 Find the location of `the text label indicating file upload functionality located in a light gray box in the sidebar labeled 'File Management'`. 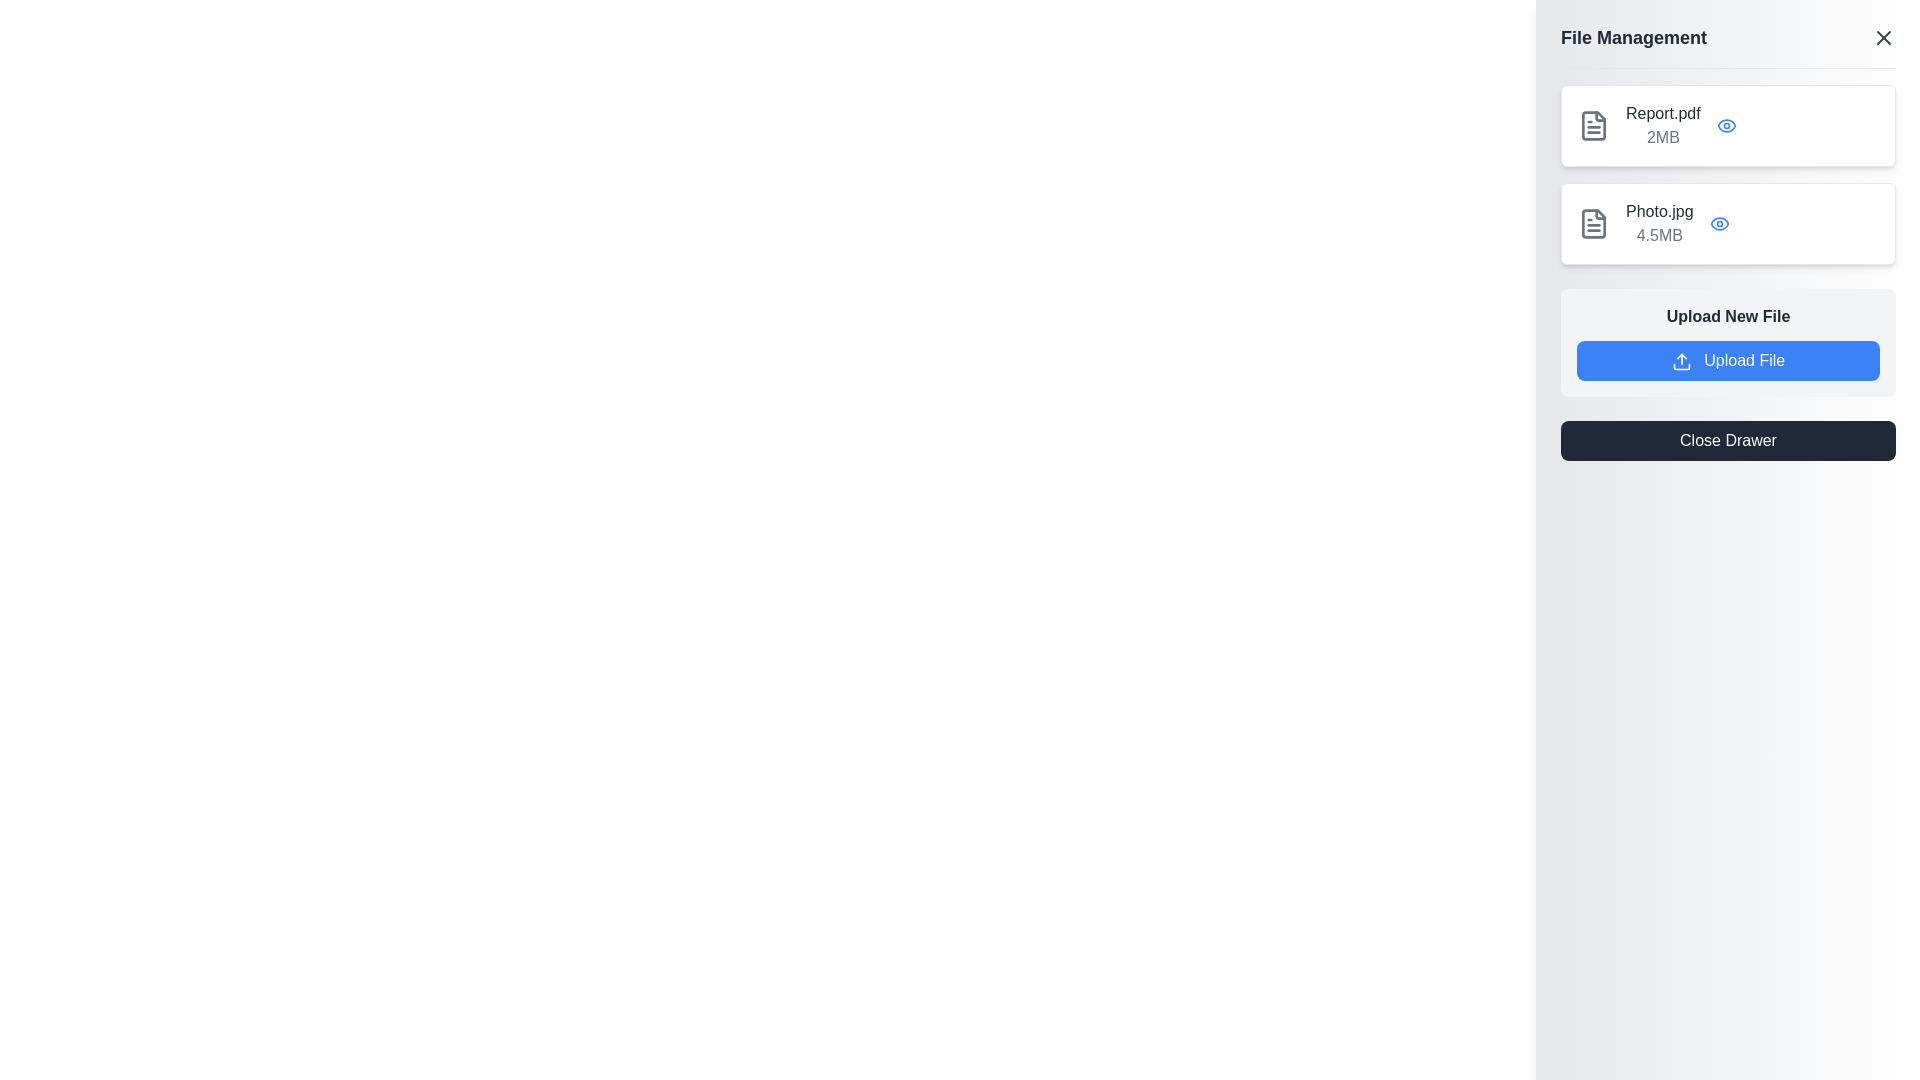

the text label indicating file upload functionality located in a light gray box in the sidebar labeled 'File Management' is located at coordinates (1727, 315).